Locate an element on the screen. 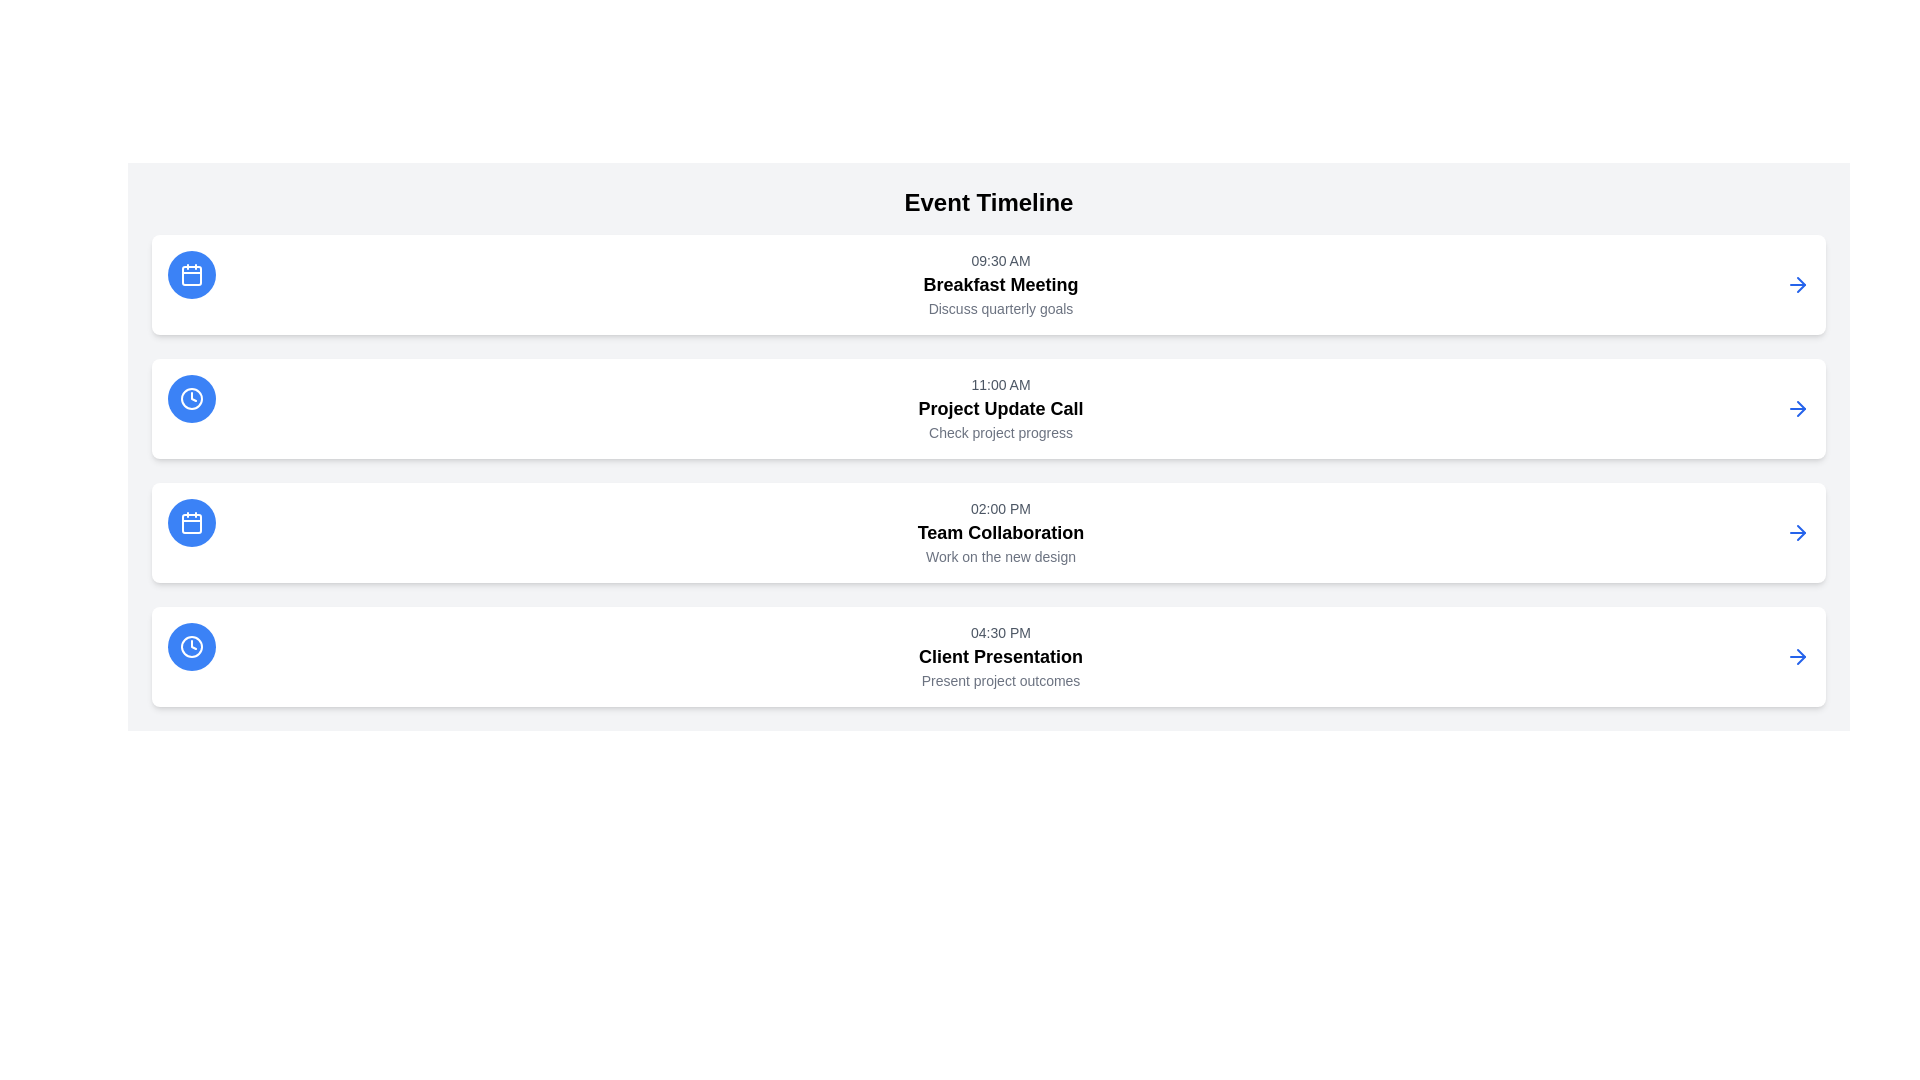  text of the gray text label displaying 'Present project outcomes', which is located beneath the 'Client Presentation' title in the timeline interface is located at coordinates (1001, 680).